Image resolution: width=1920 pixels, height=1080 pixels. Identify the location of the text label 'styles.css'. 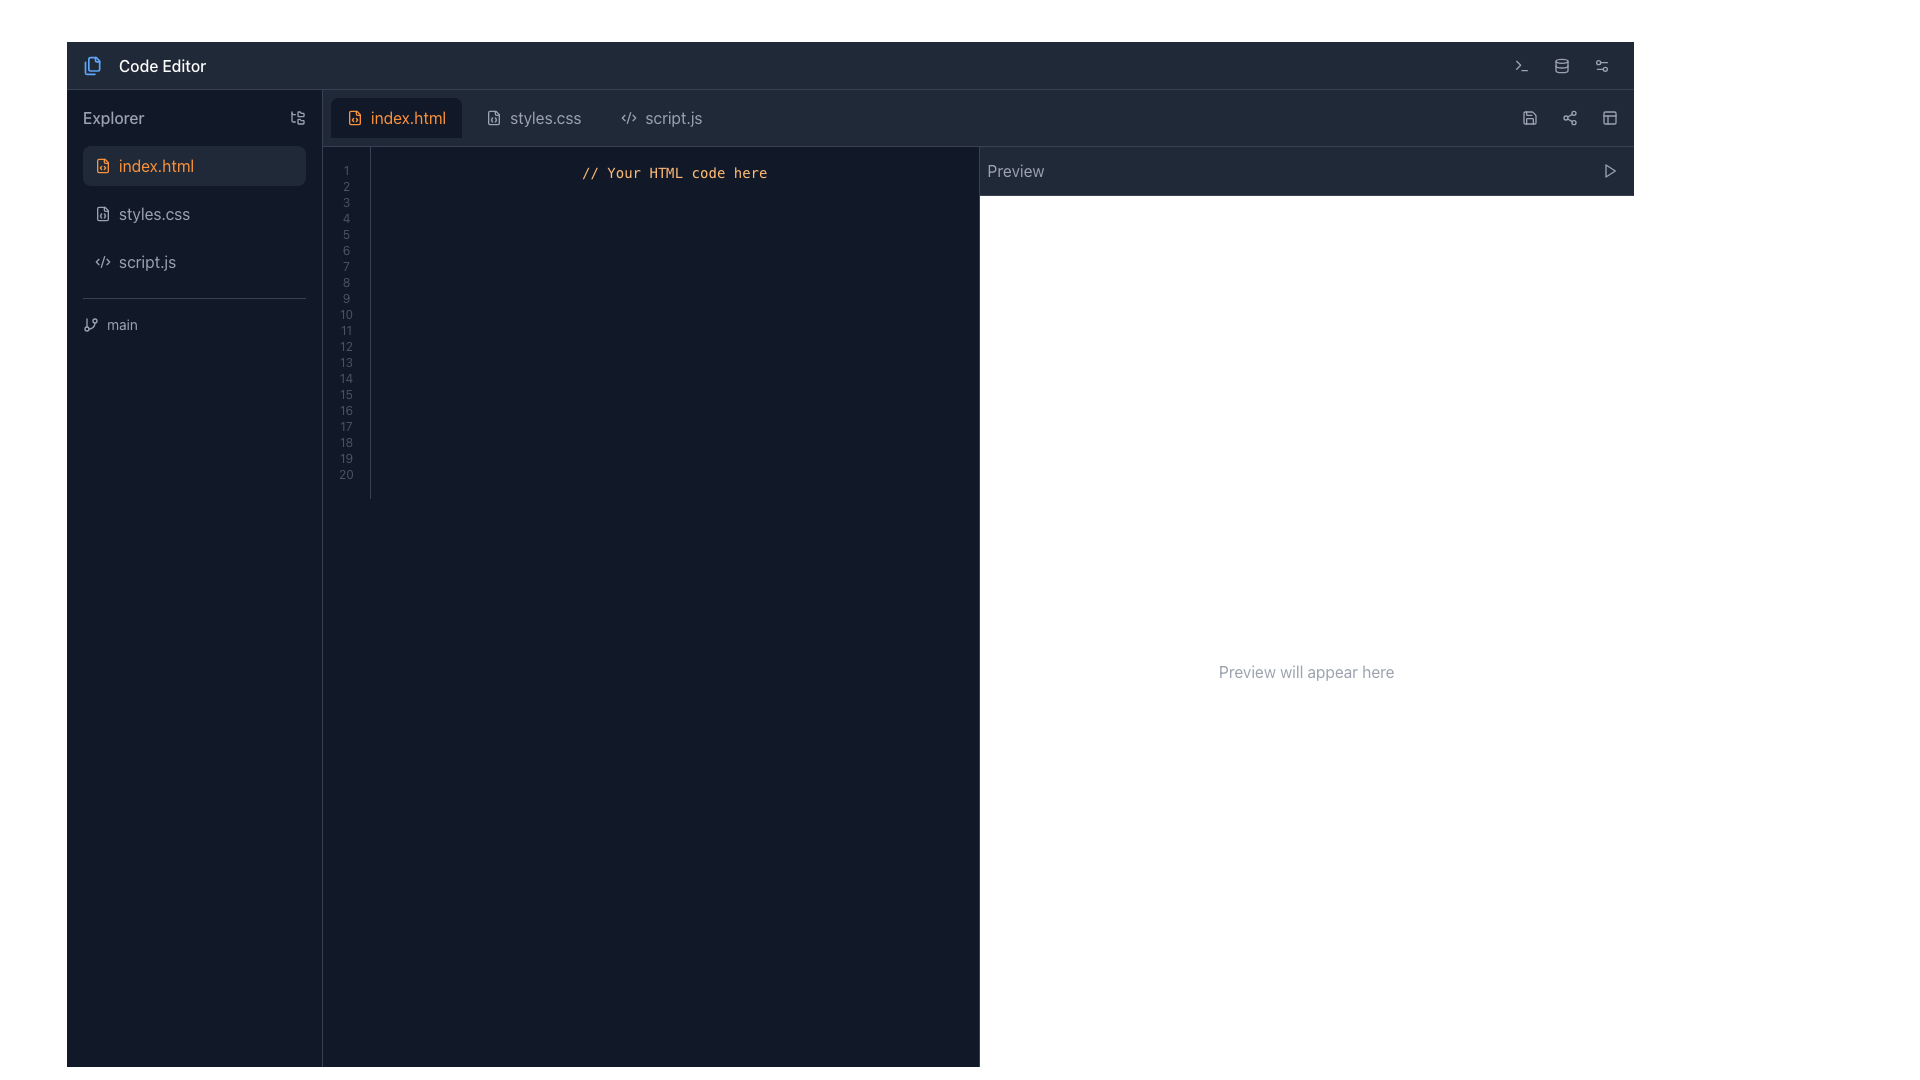
(153, 213).